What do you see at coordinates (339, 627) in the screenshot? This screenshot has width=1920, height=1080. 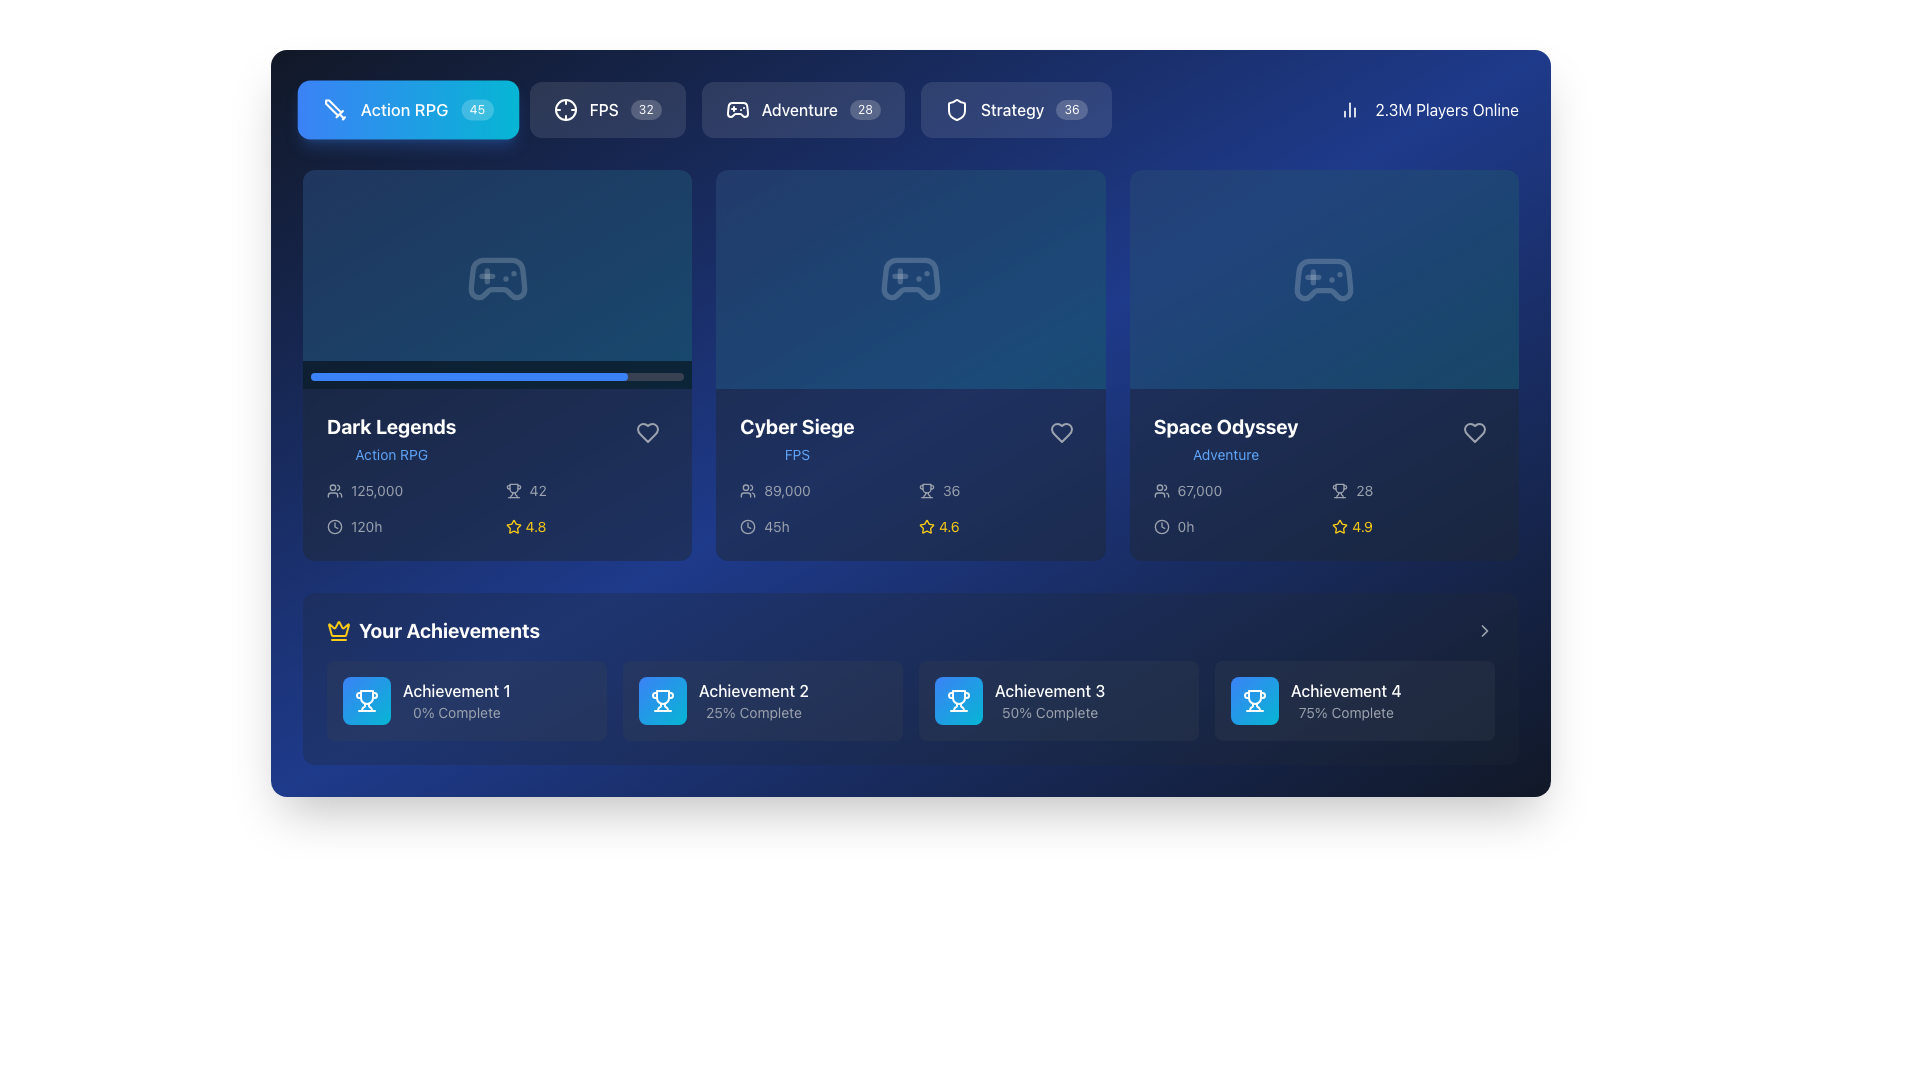 I see `the yellow stylized crown icon located in the 'Your Achievements' section, just to the left of the section title` at bounding box center [339, 627].